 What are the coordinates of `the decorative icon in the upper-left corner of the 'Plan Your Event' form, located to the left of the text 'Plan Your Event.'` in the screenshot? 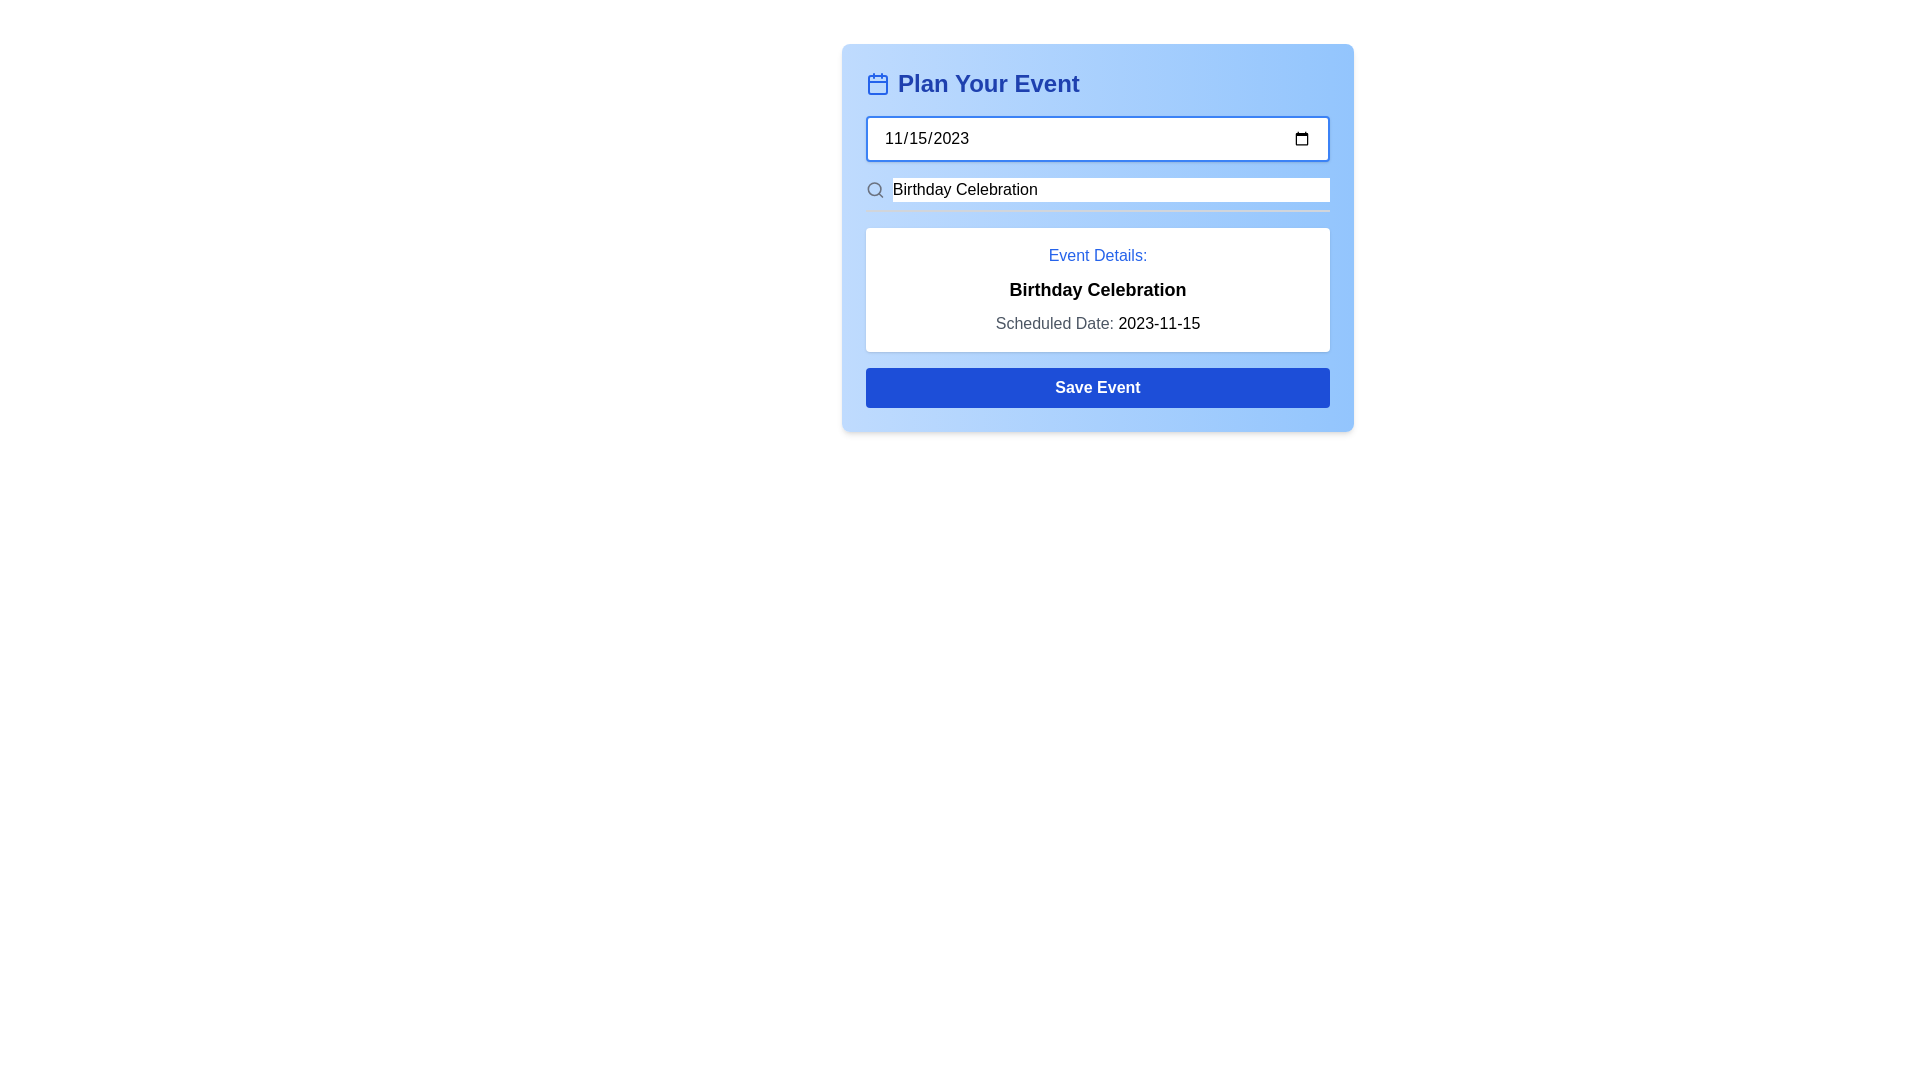 It's located at (878, 83).